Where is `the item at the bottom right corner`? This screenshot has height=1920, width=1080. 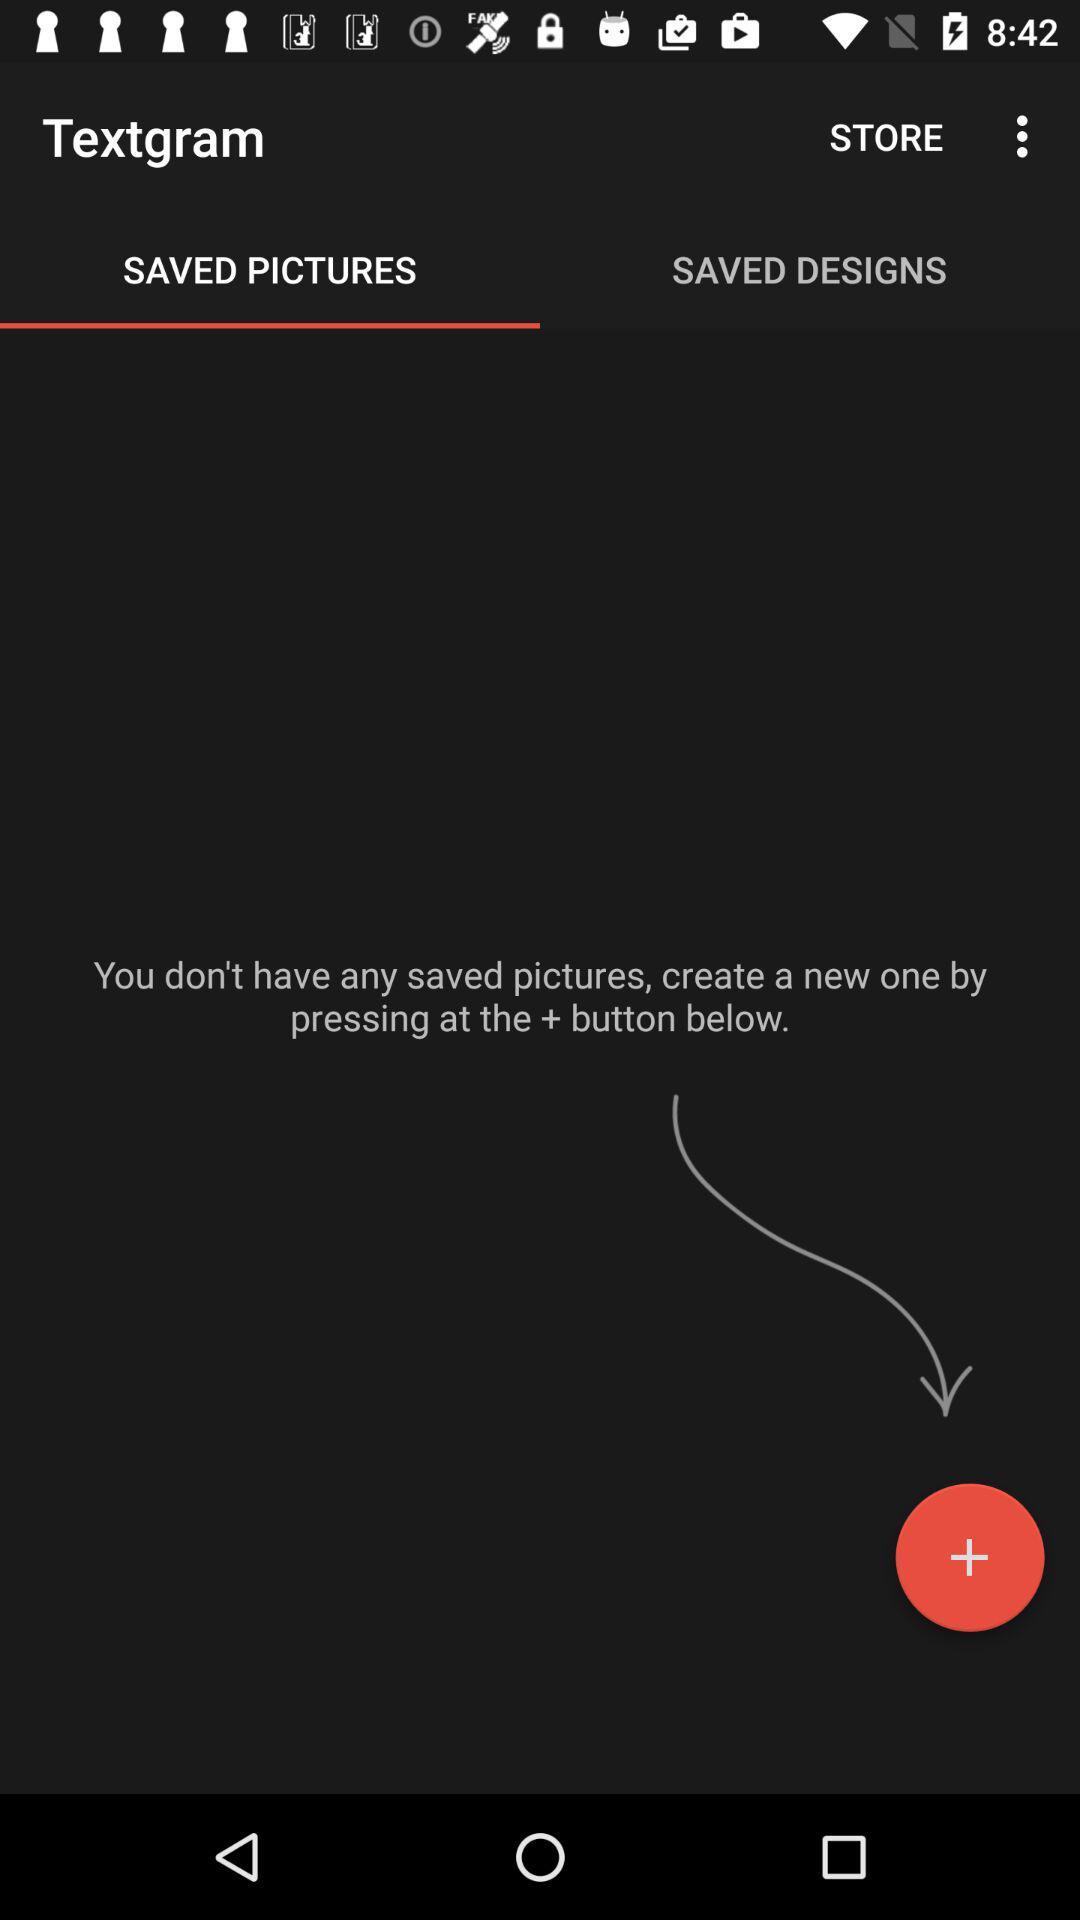
the item at the bottom right corner is located at coordinates (968, 1564).